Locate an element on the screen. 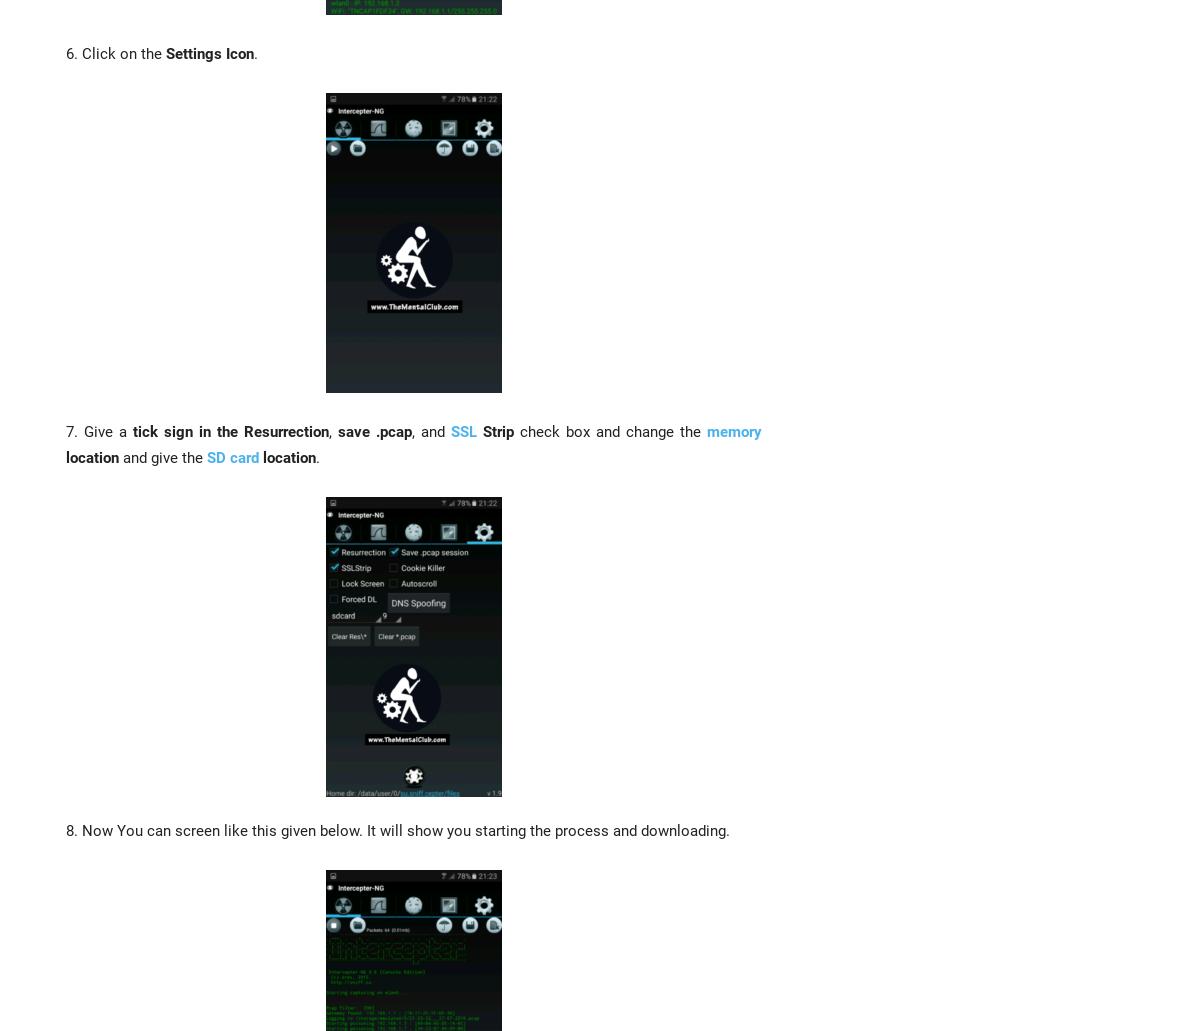 The height and width of the screenshot is (1031, 1200). 'tick sign in the Resurrection' is located at coordinates (132, 430).